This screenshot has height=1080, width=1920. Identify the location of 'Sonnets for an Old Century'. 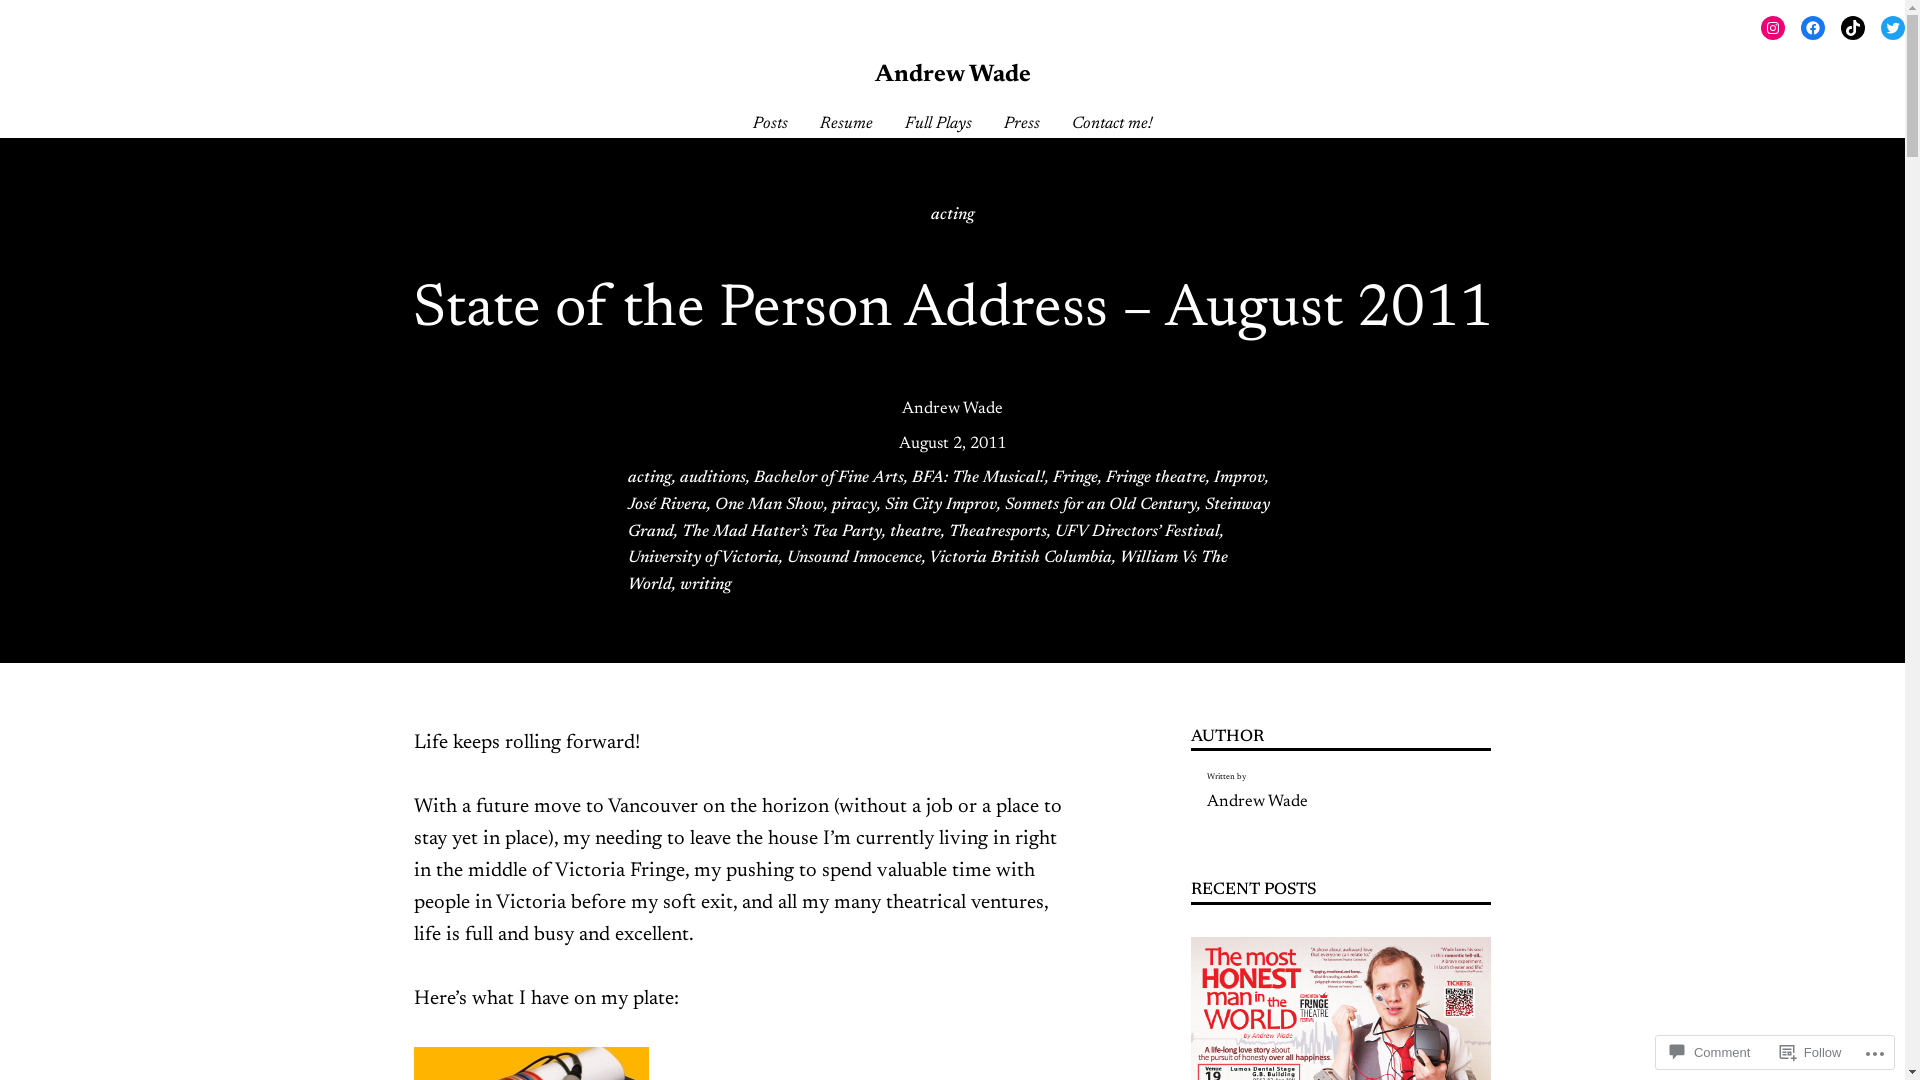
(1003, 504).